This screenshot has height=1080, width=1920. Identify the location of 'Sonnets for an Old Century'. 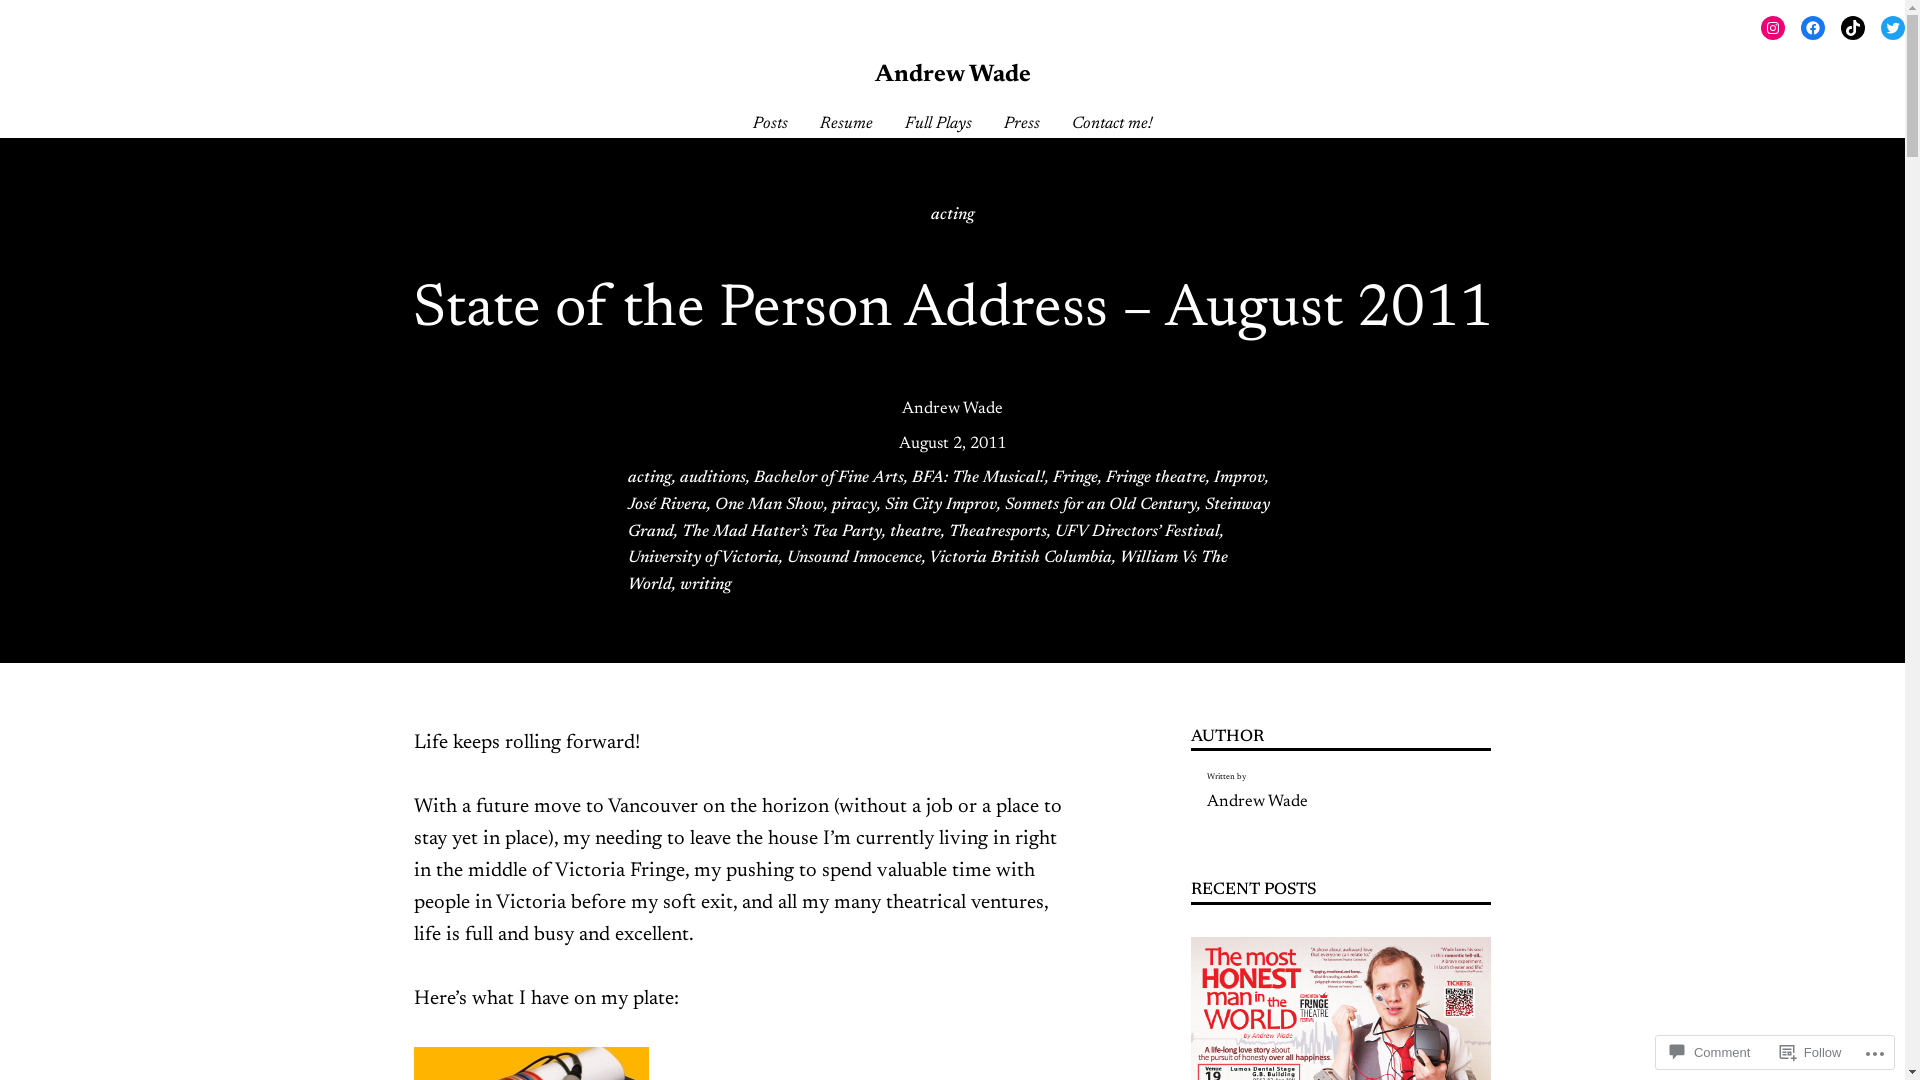
(1003, 504).